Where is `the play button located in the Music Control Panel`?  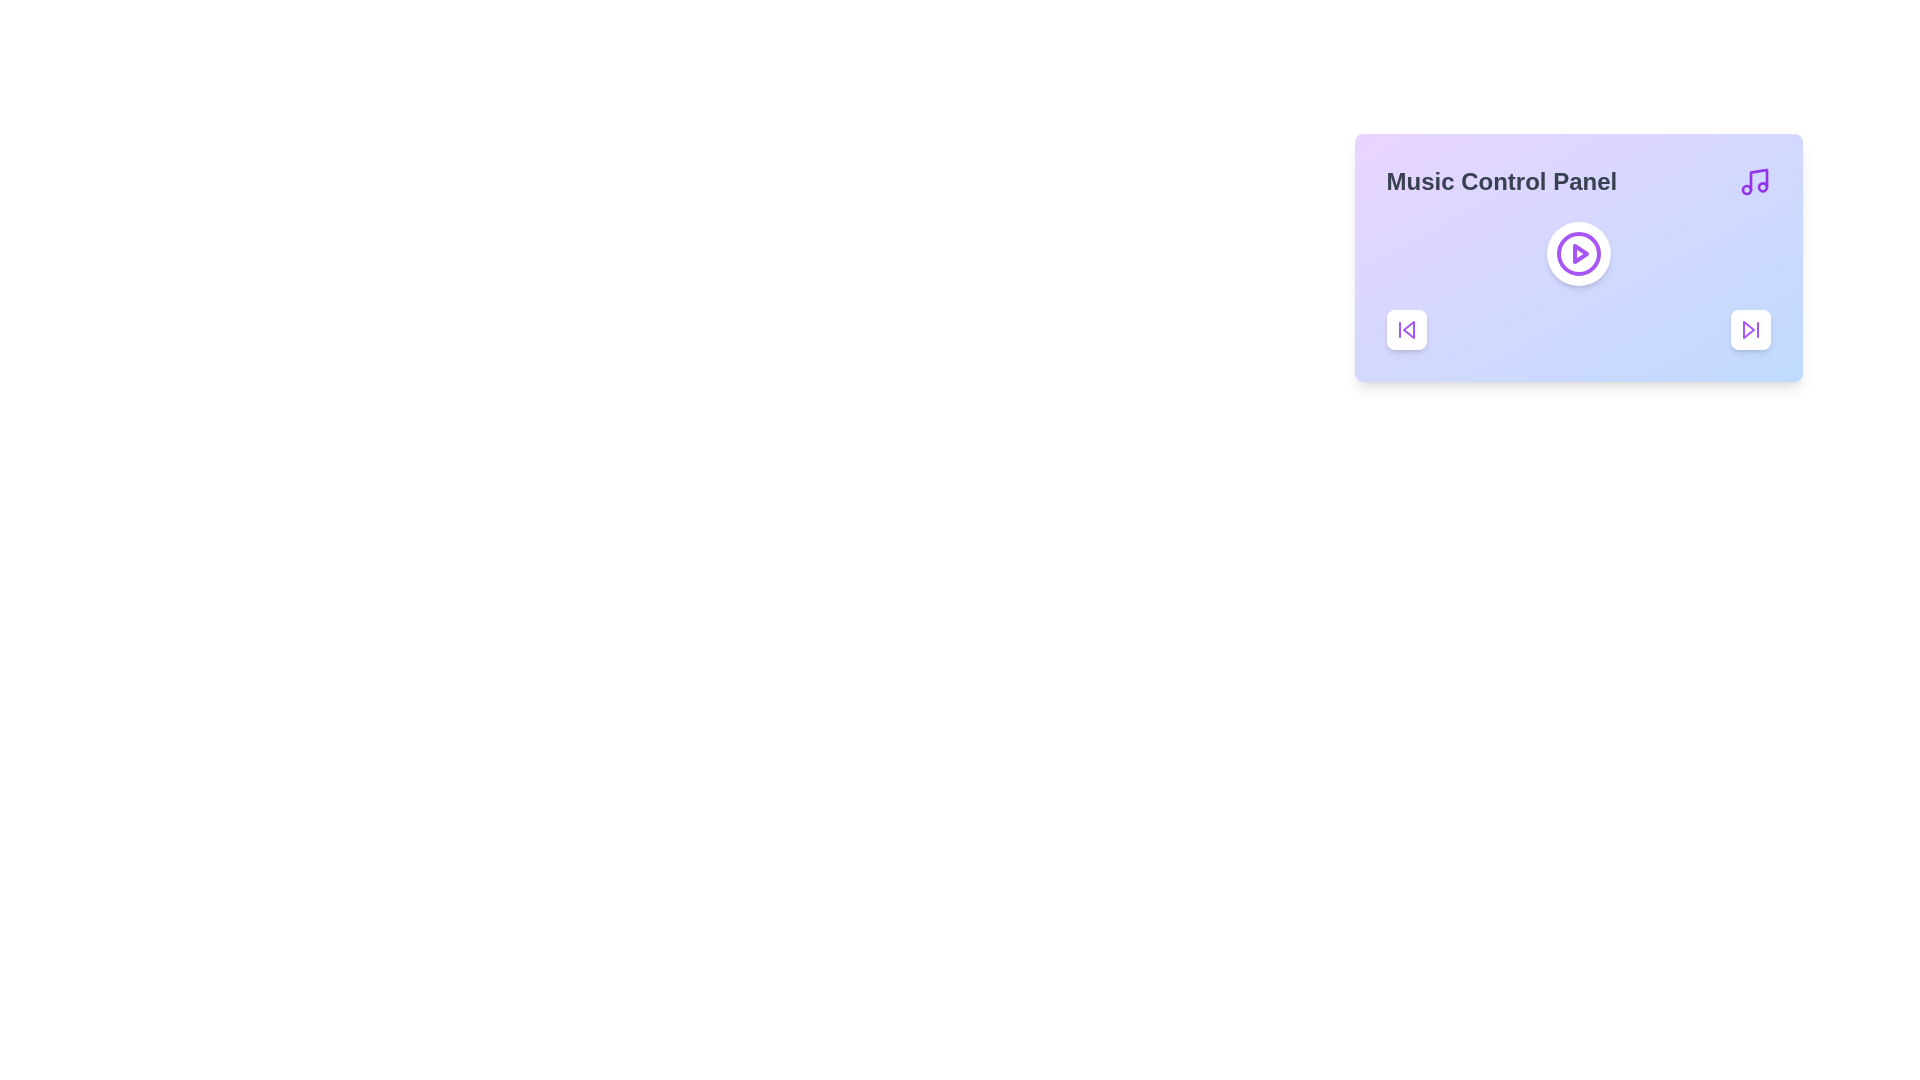
the play button located in the Music Control Panel is located at coordinates (1577, 253).